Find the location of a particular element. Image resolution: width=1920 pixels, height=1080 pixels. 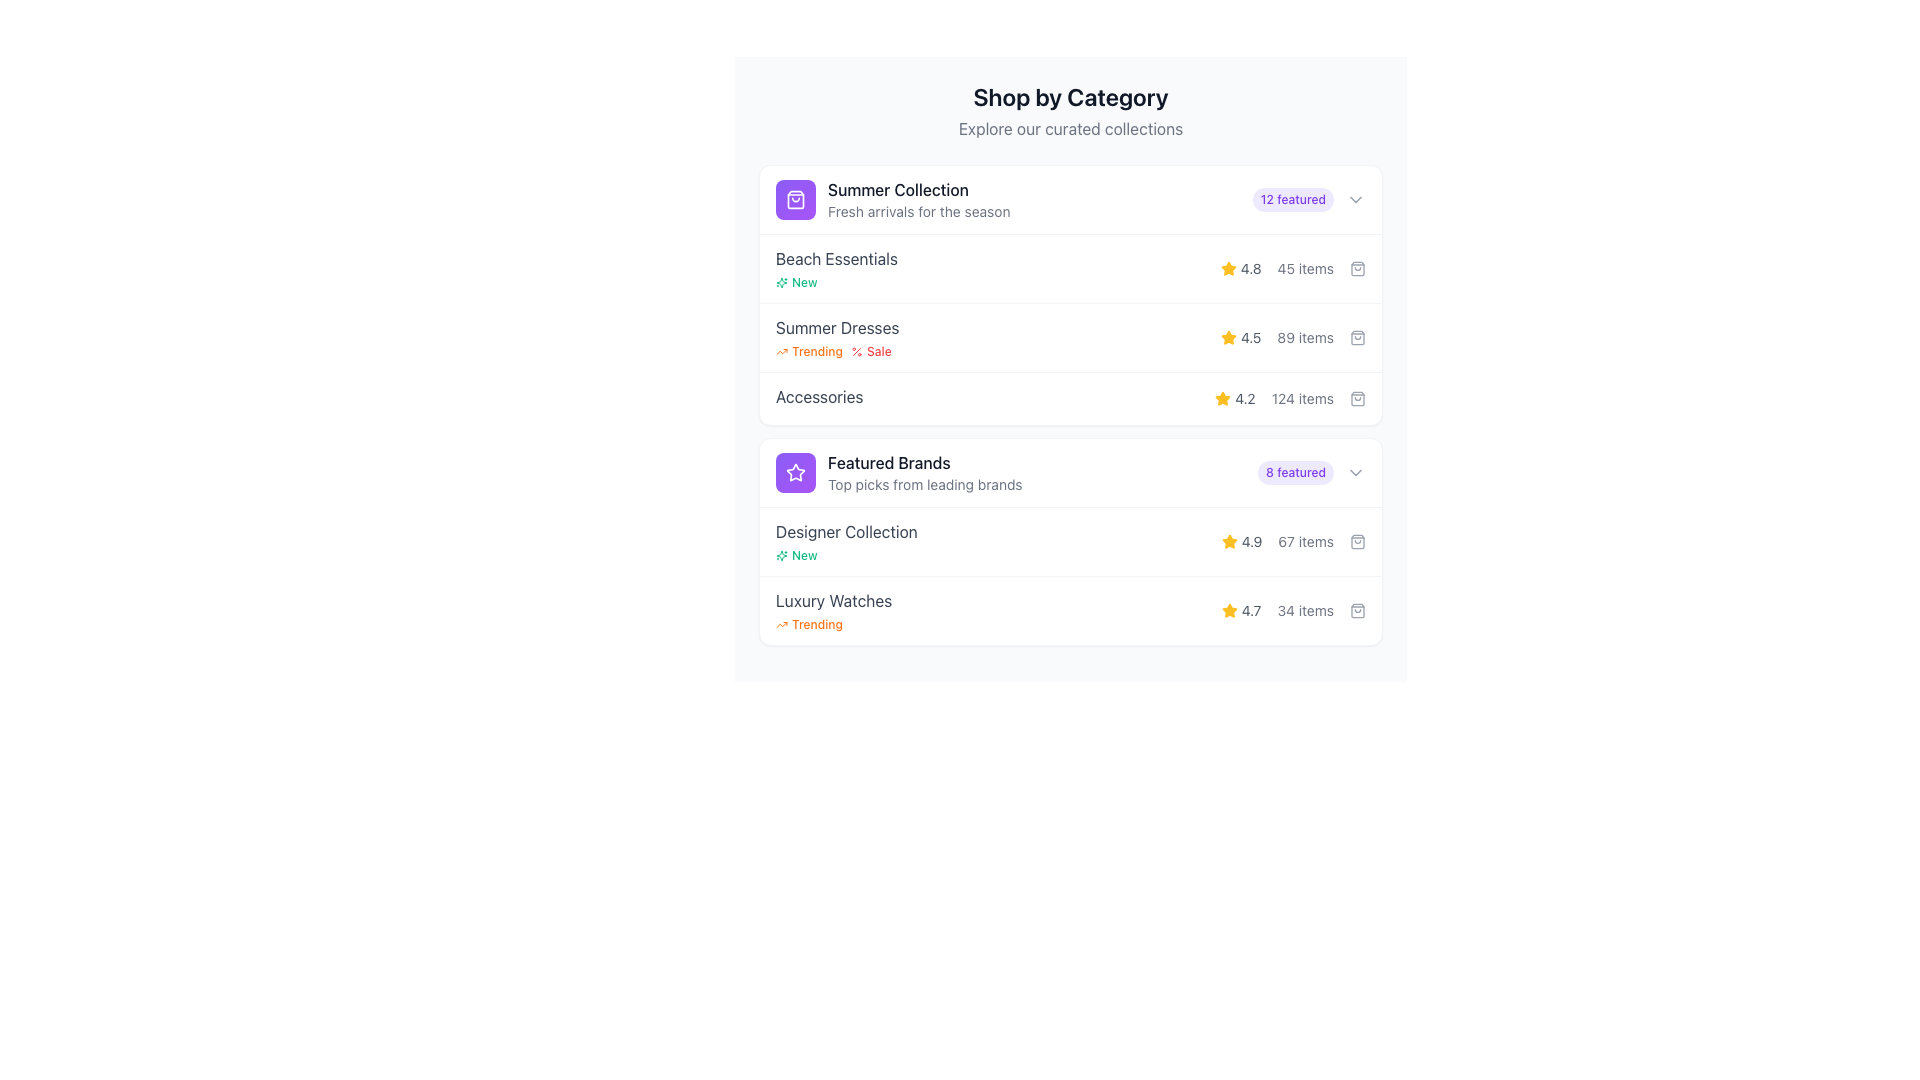

the Icon Button that symbolizes the 'Featured Brands' section, located at the far left of the grouping with the text 'Featured Brands' and 'Top picks from leading brands.' is located at coordinates (795, 473).